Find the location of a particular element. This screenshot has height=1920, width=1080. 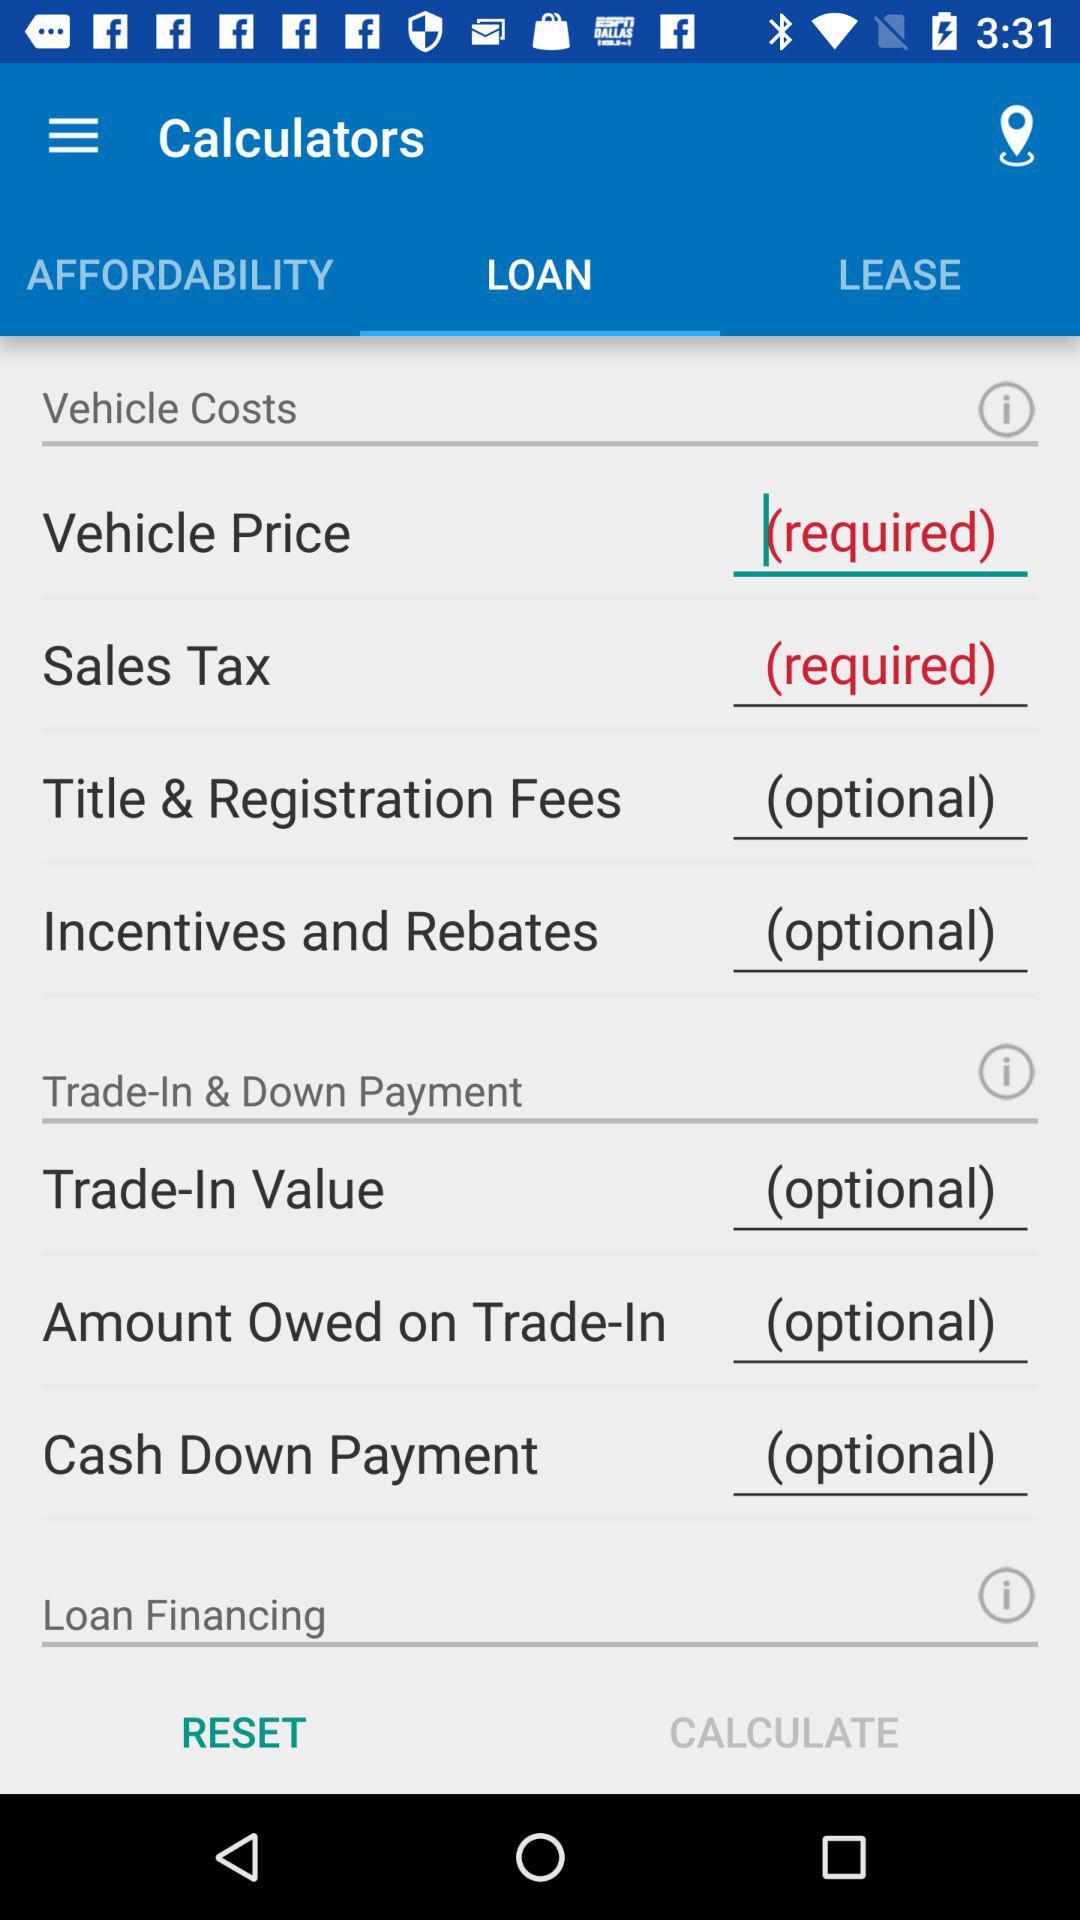

loan financing information is located at coordinates (1006, 1594).